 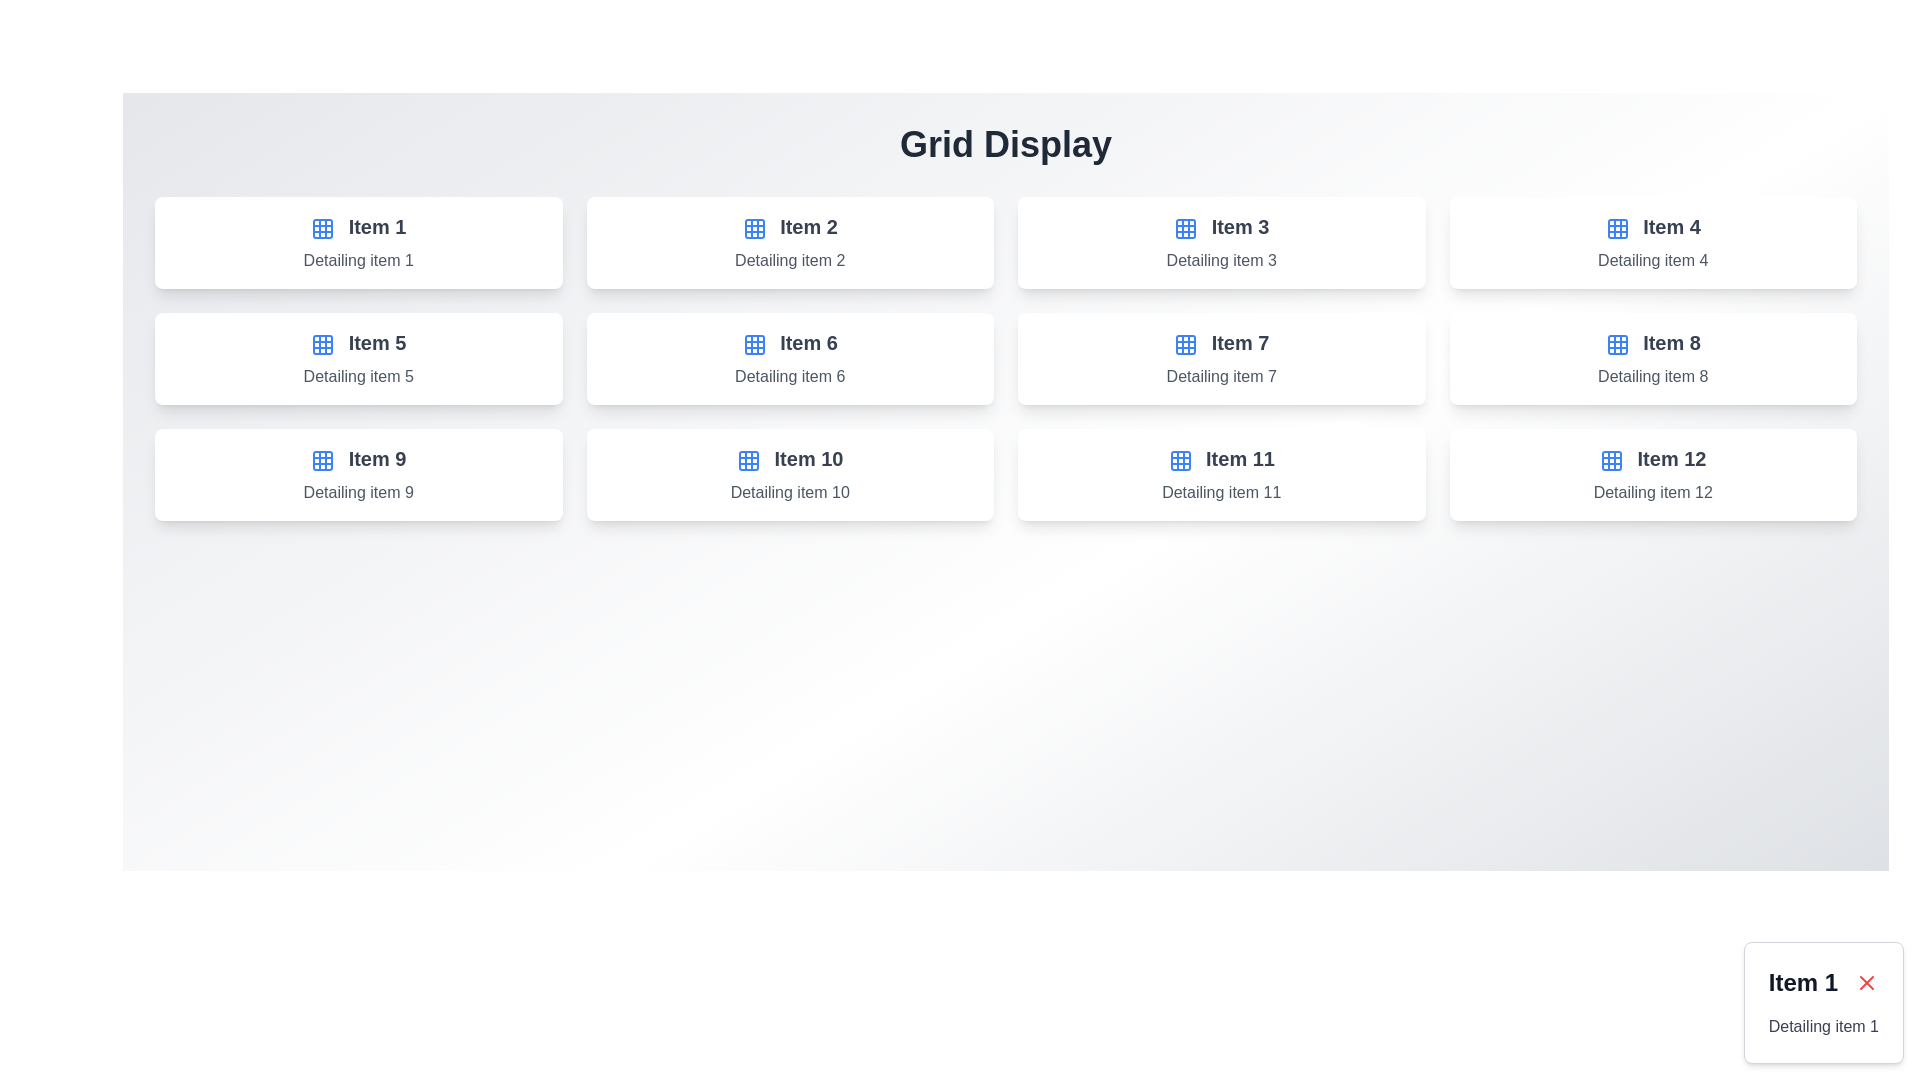 What do you see at coordinates (1220, 260) in the screenshot?
I see `the text label styled in gray with the content 'Detailing item 3', located beneath the heading 'Item 3' in a card-like structure` at bounding box center [1220, 260].